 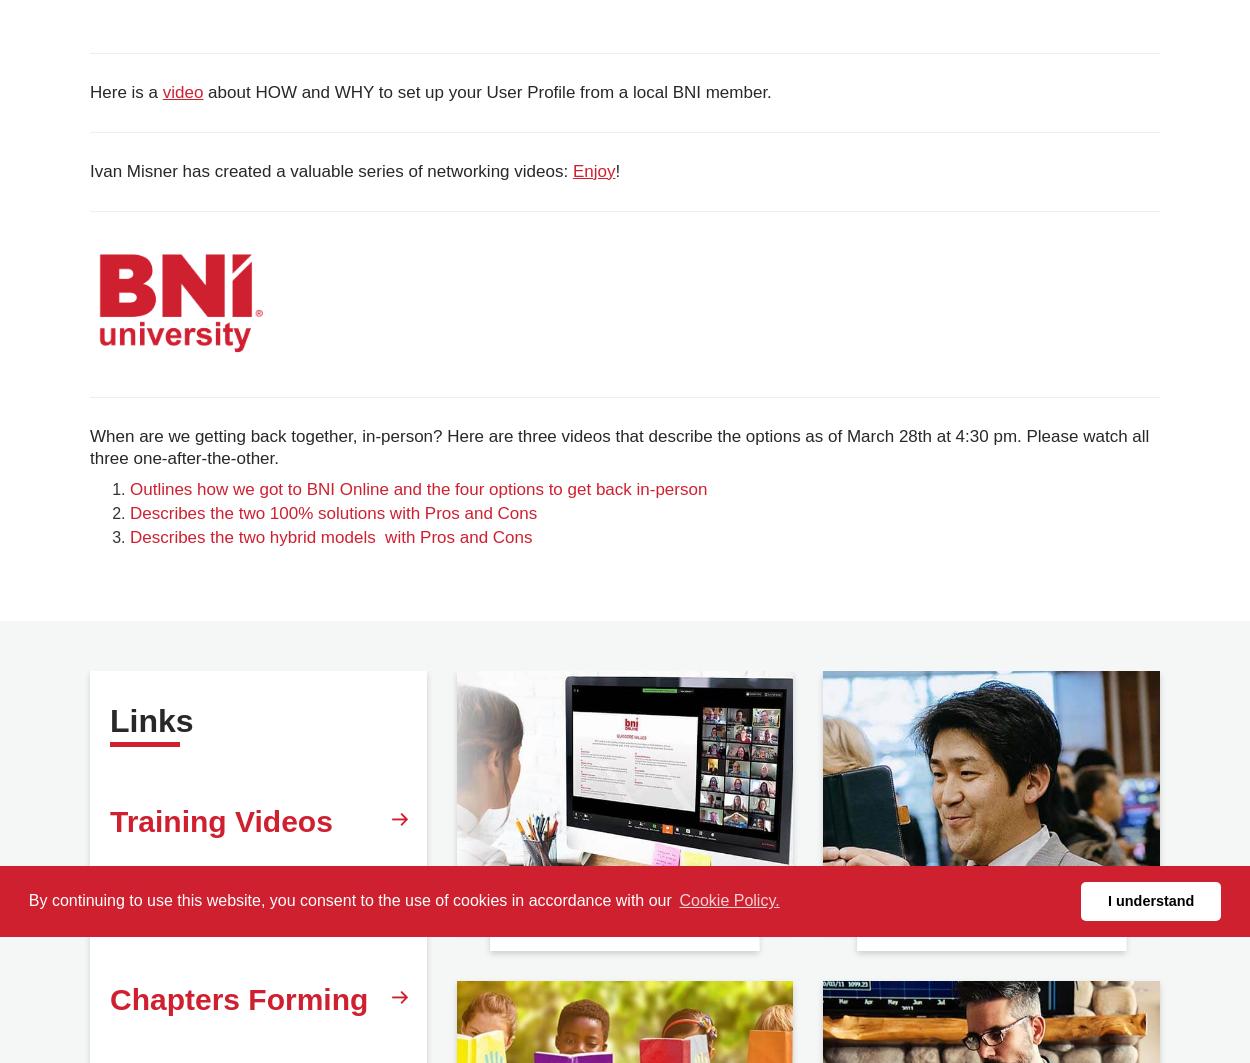 I want to click on 'Training Videos', so click(x=220, y=819).